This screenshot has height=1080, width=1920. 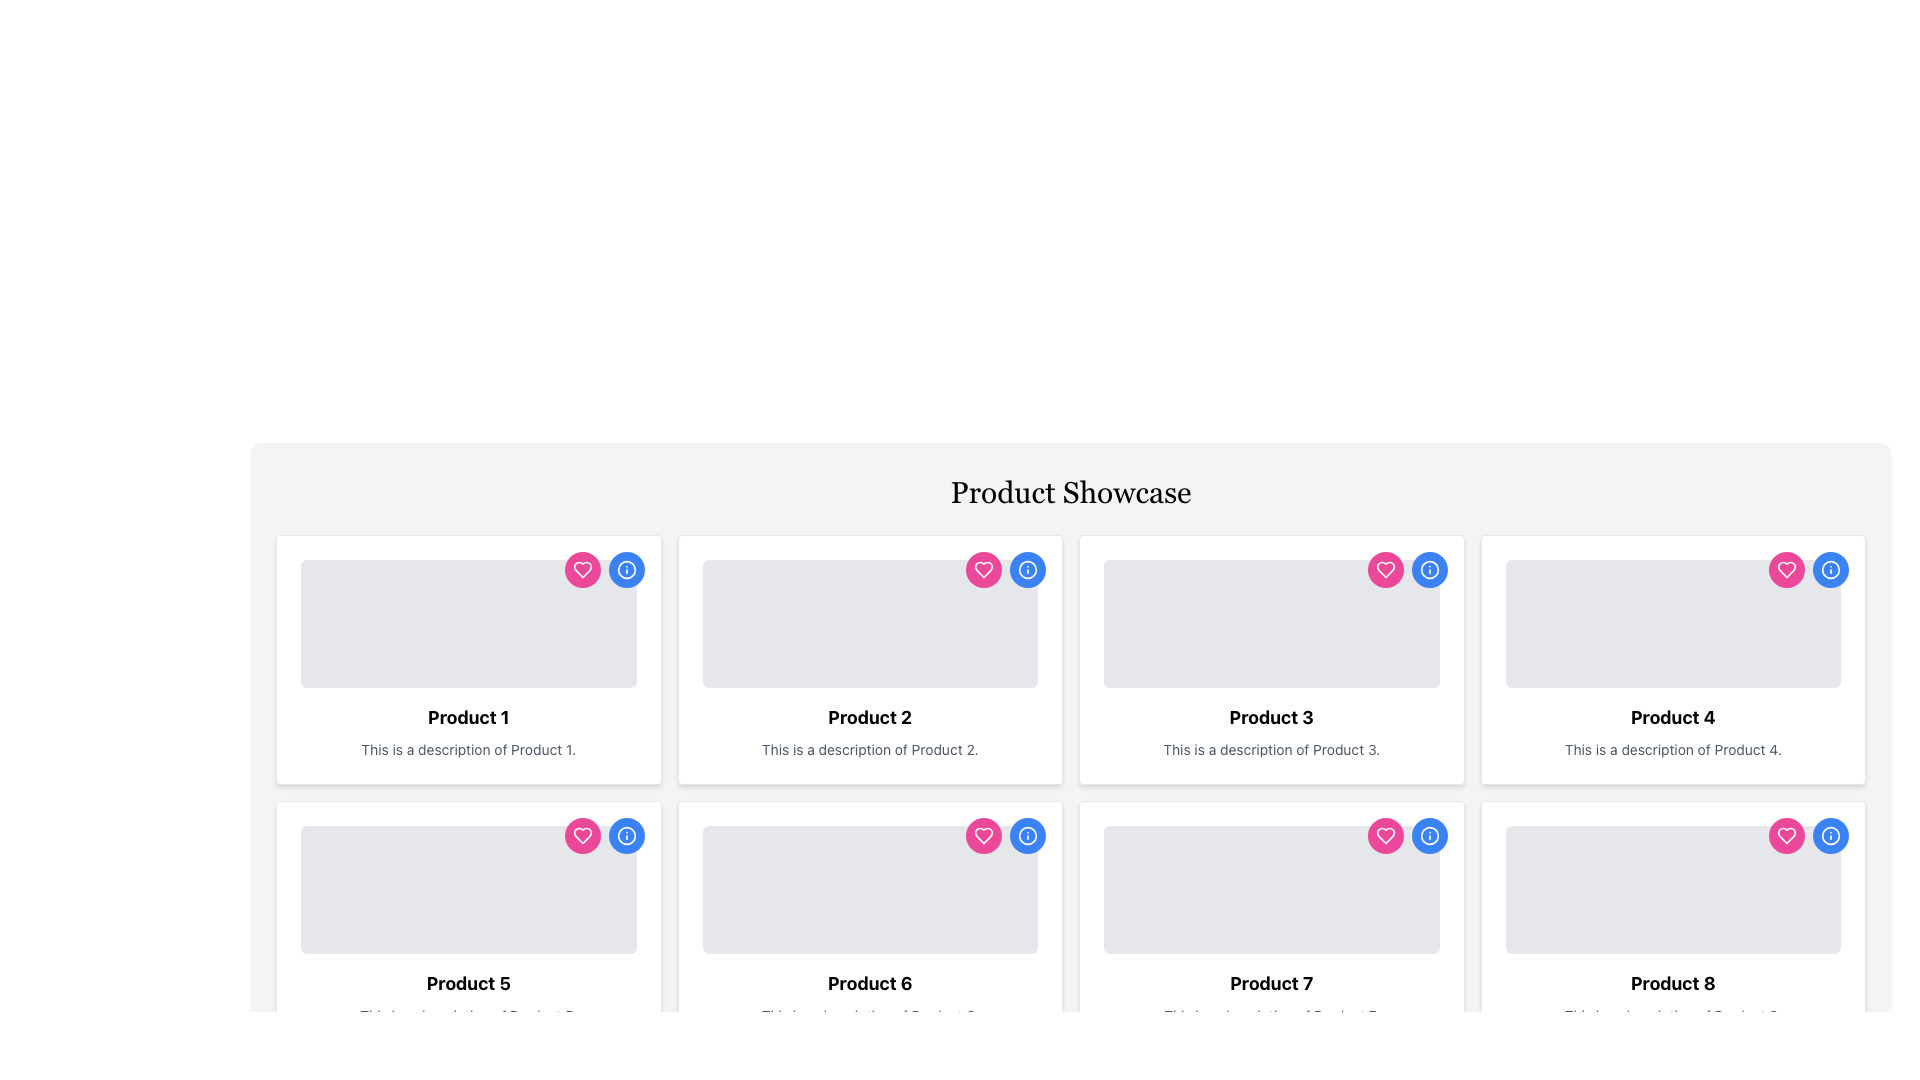 What do you see at coordinates (581, 570) in the screenshot?
I see `the small pink circular button with a white heart icon located in the upper-right corner of the card for 'Product 1'` at bounding box center [581, 570].